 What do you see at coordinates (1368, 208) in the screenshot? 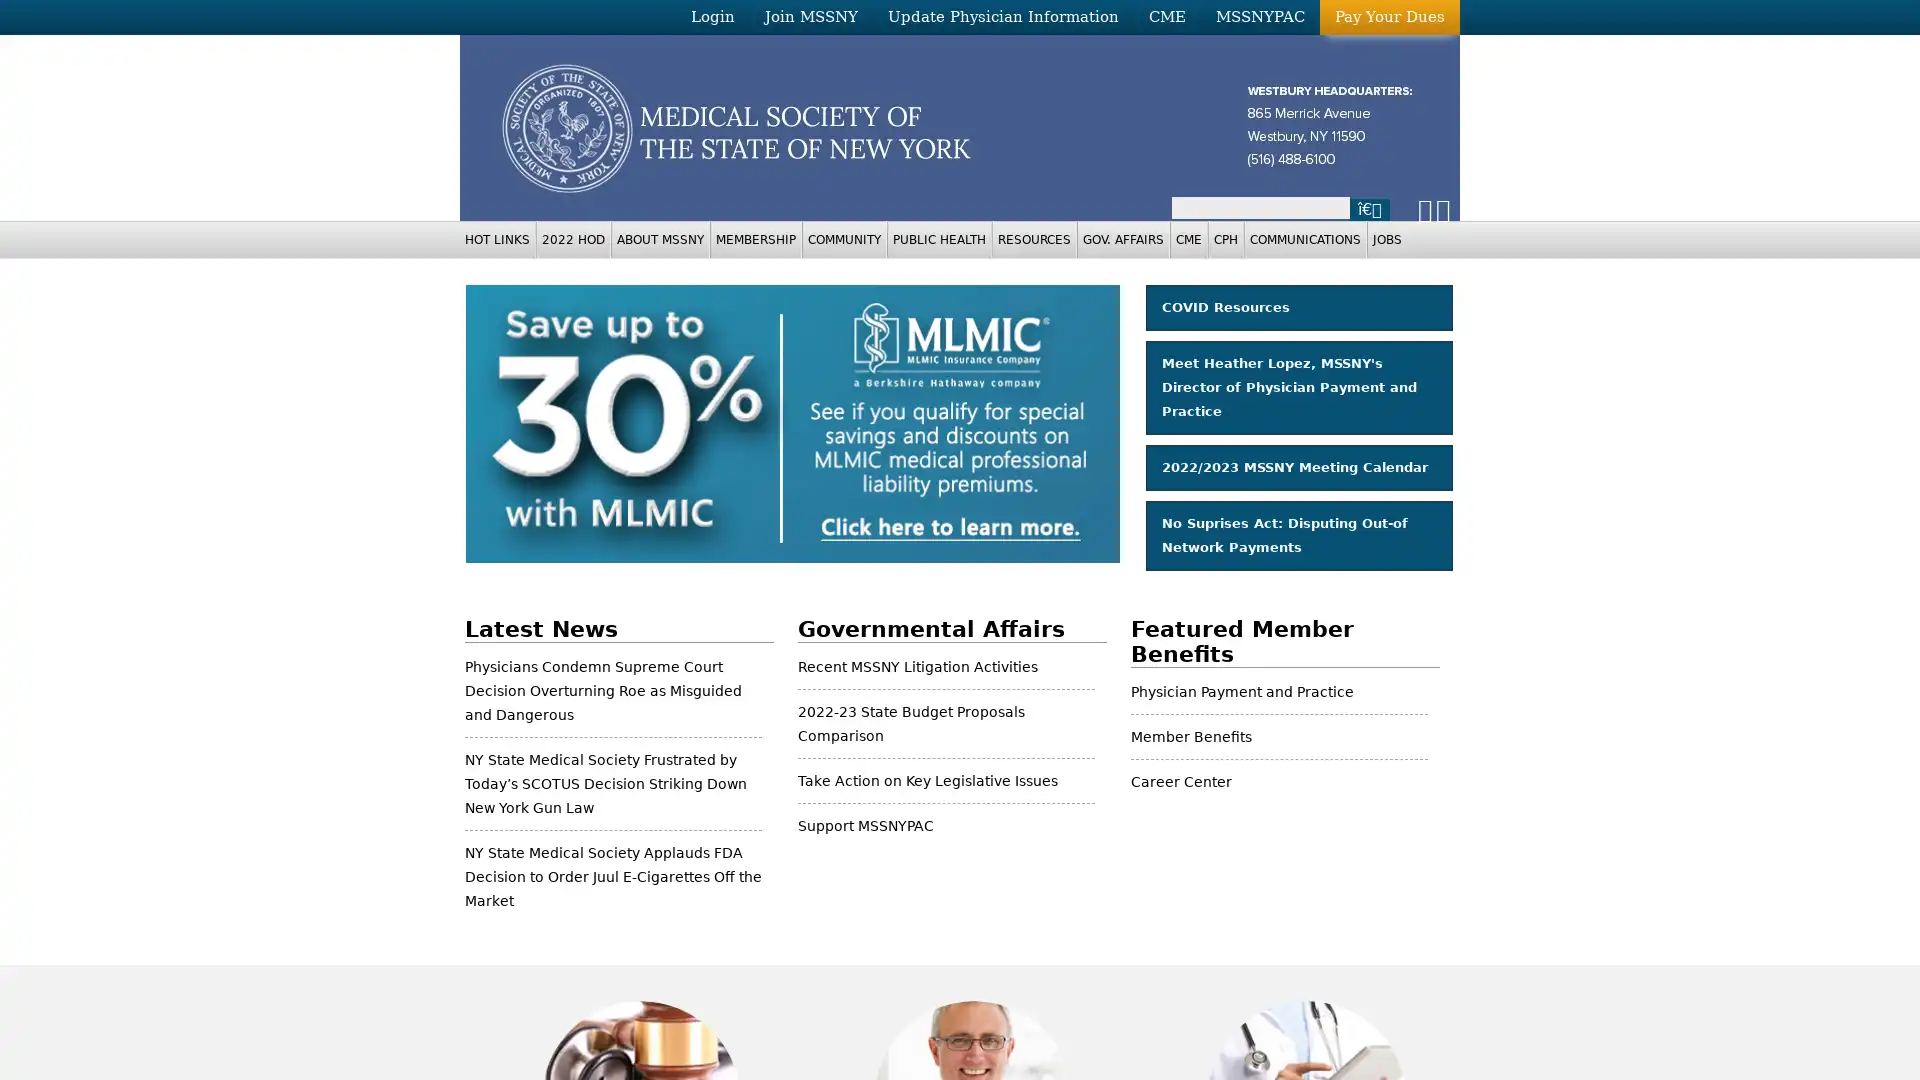
I see `i` at bounding box center [1368, 208].